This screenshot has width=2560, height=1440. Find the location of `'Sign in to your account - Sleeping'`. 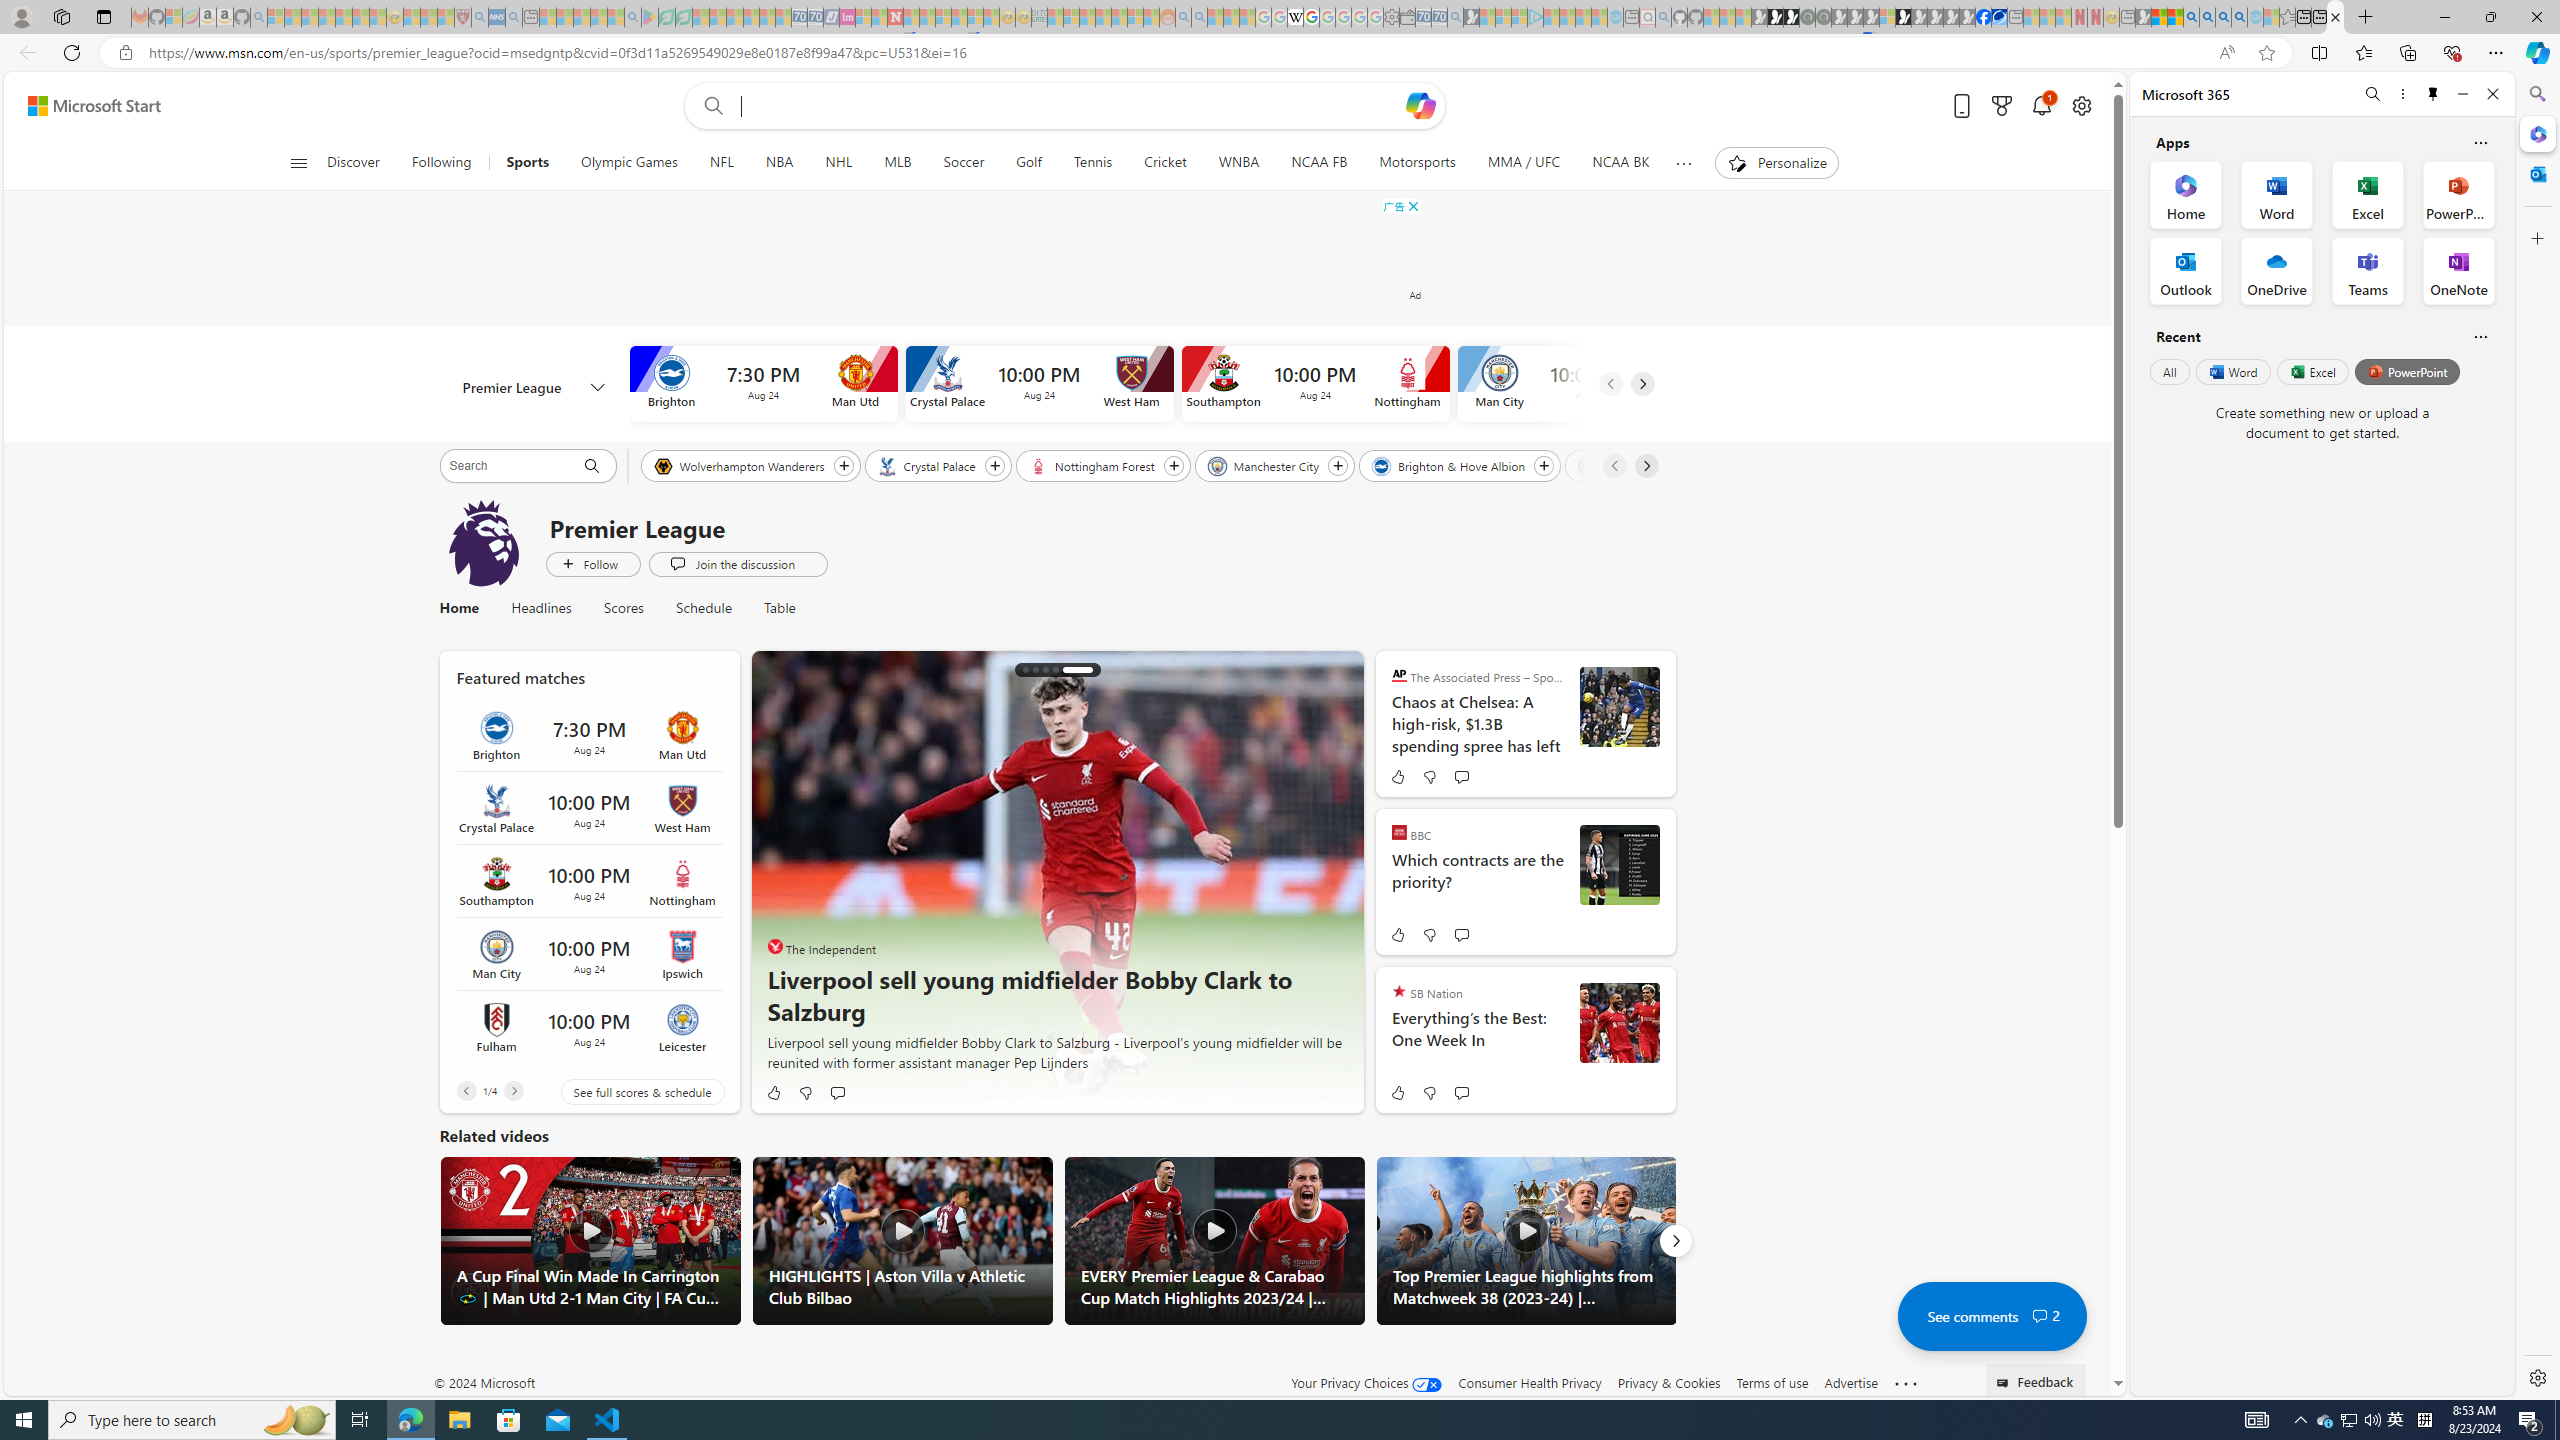

'Sign in to your account - Sleeping' is located at coordinates (1887, 16).